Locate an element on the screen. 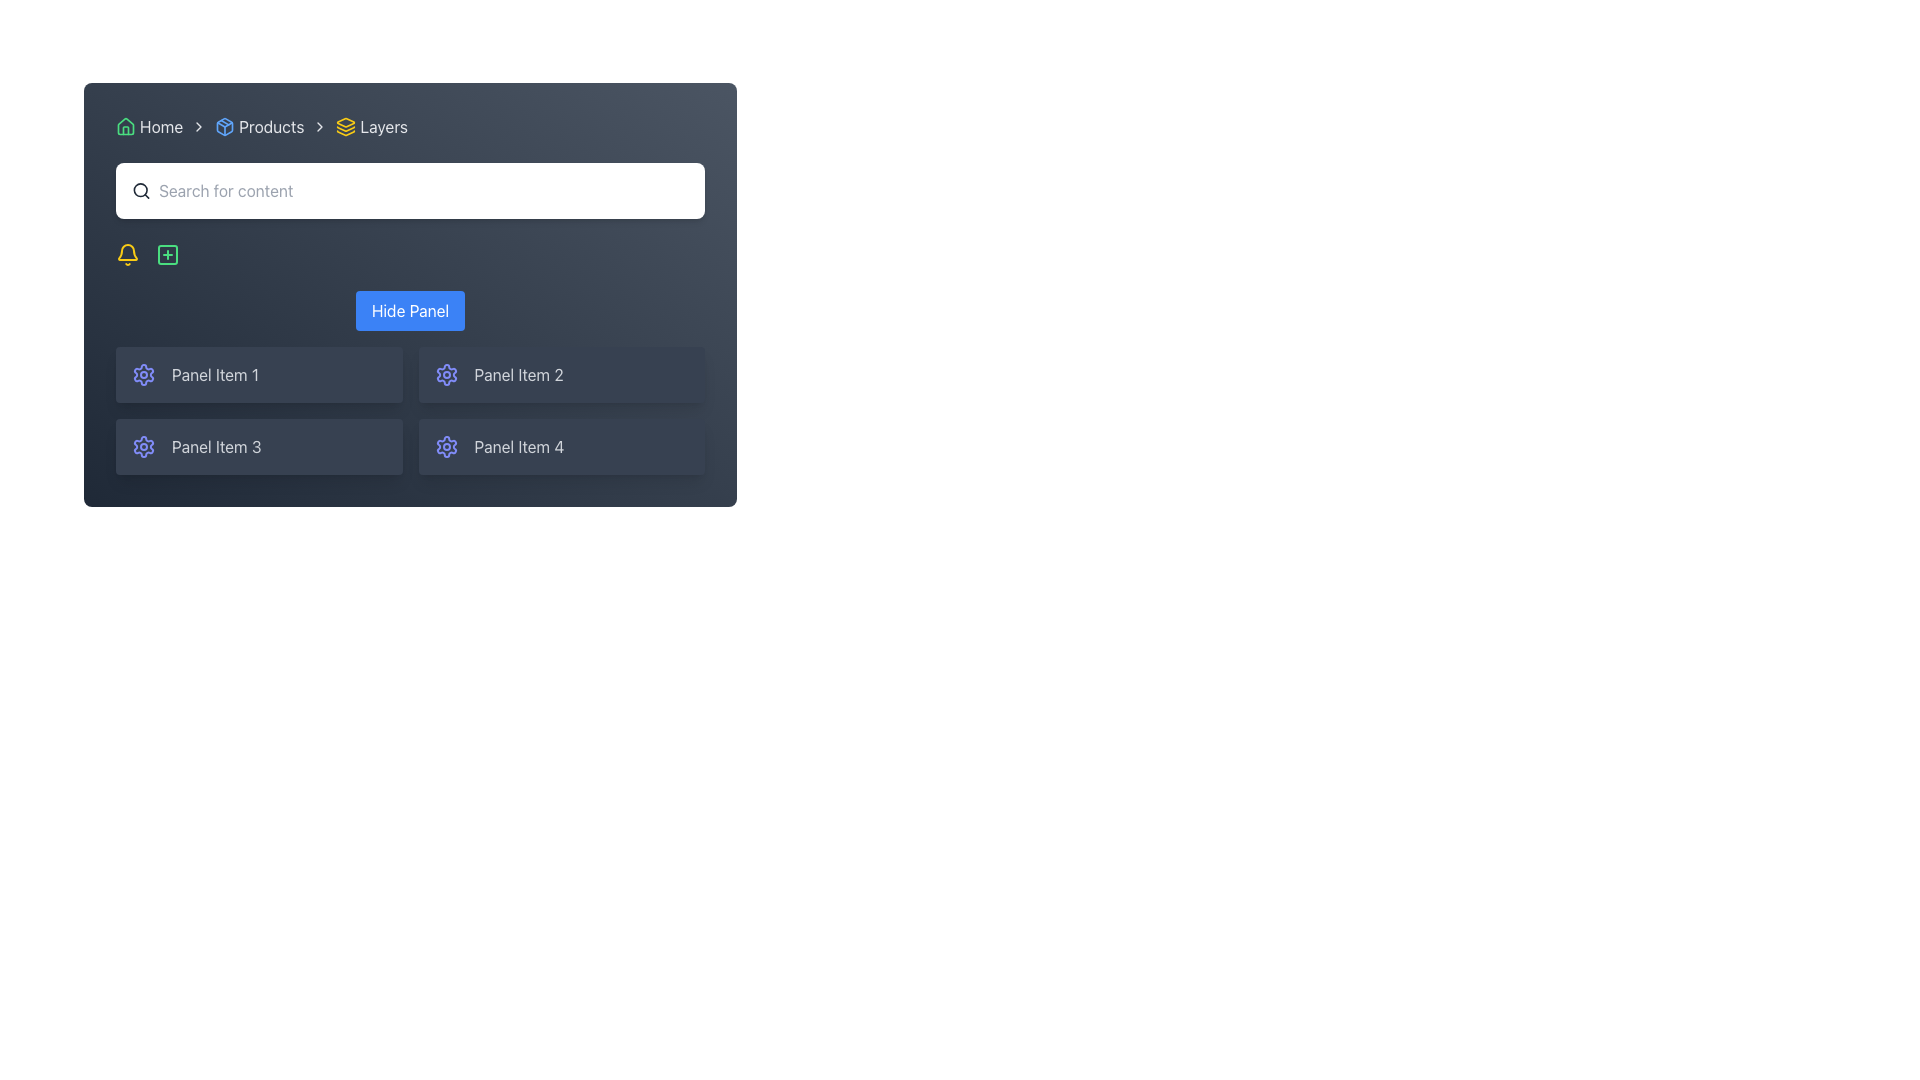 This screenshot has height=1080, width=1920. the second item in the breadcrumb navigation menu, which is a Label with icon indicating the current location or navigation point is located at coordinates (258, 127).